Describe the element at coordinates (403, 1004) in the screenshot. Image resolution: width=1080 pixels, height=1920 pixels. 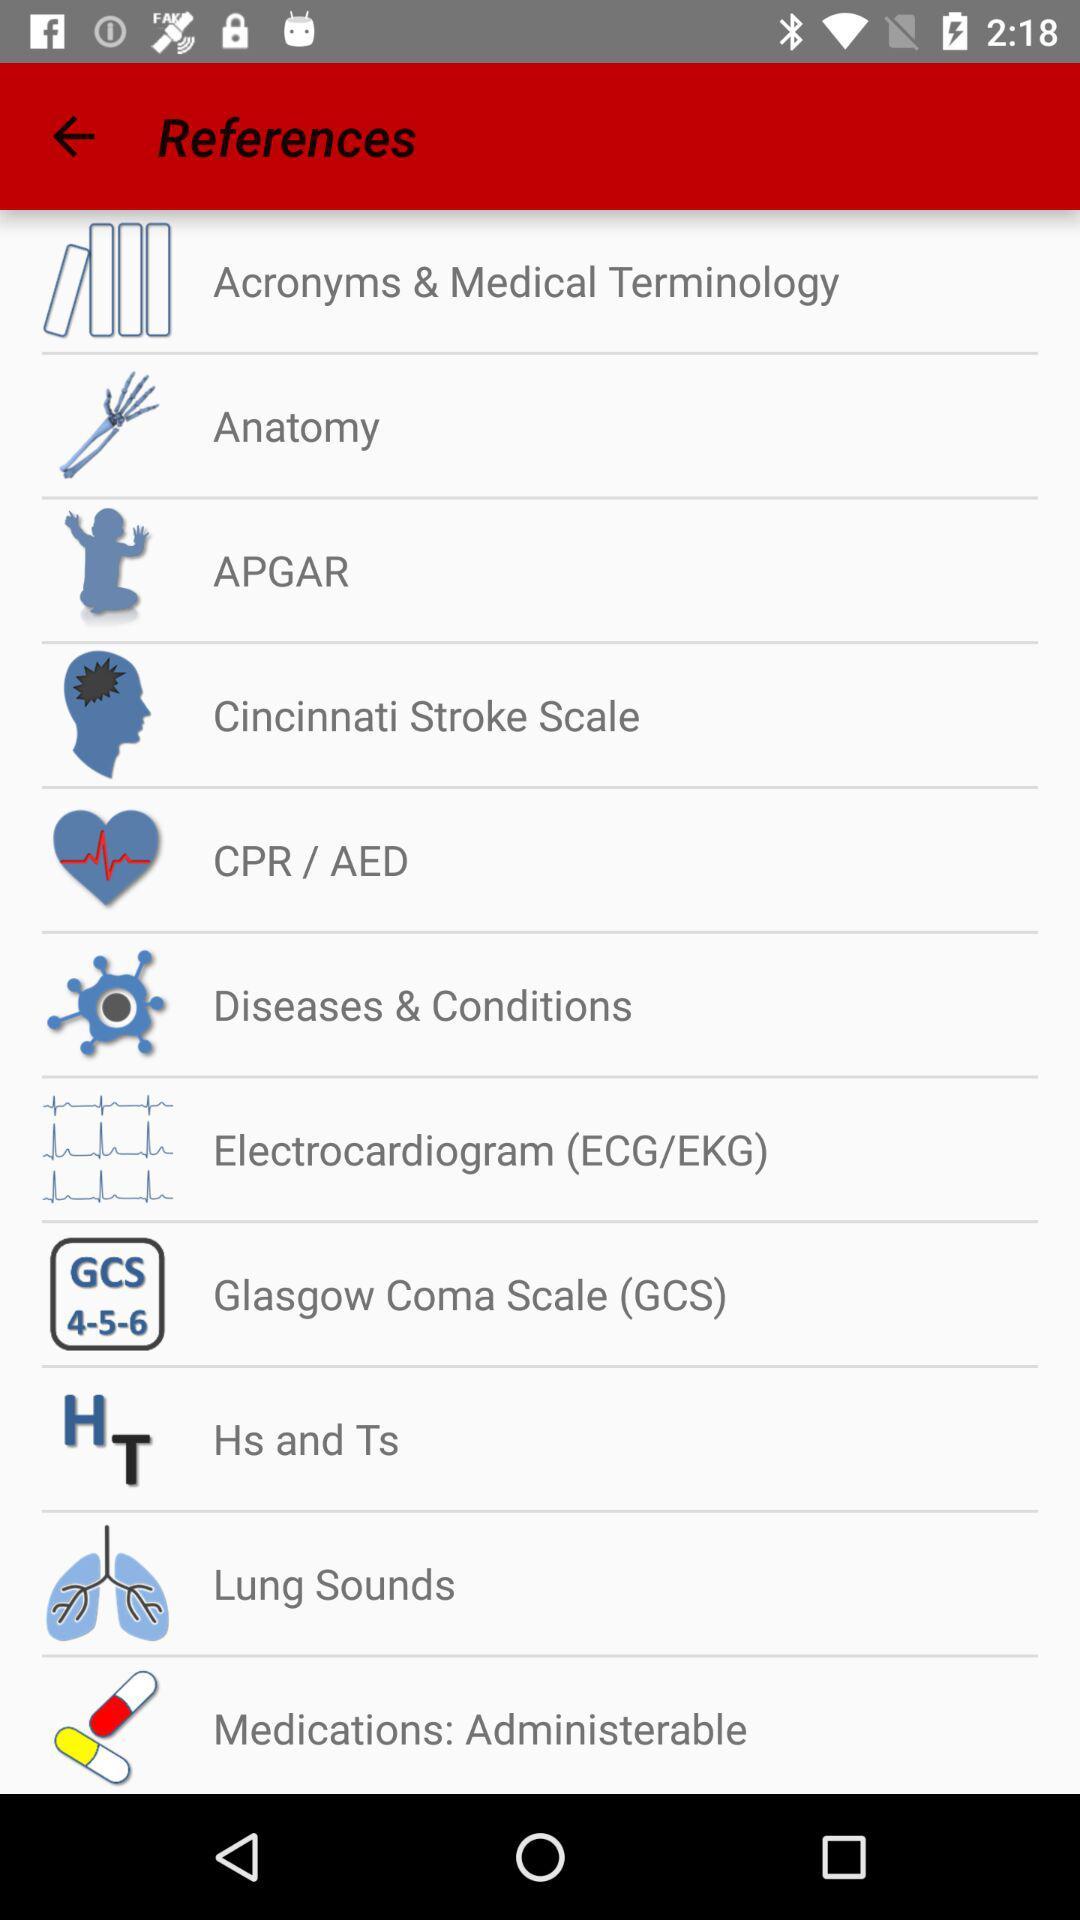
I see `the diseases & conditions icon` at that location.